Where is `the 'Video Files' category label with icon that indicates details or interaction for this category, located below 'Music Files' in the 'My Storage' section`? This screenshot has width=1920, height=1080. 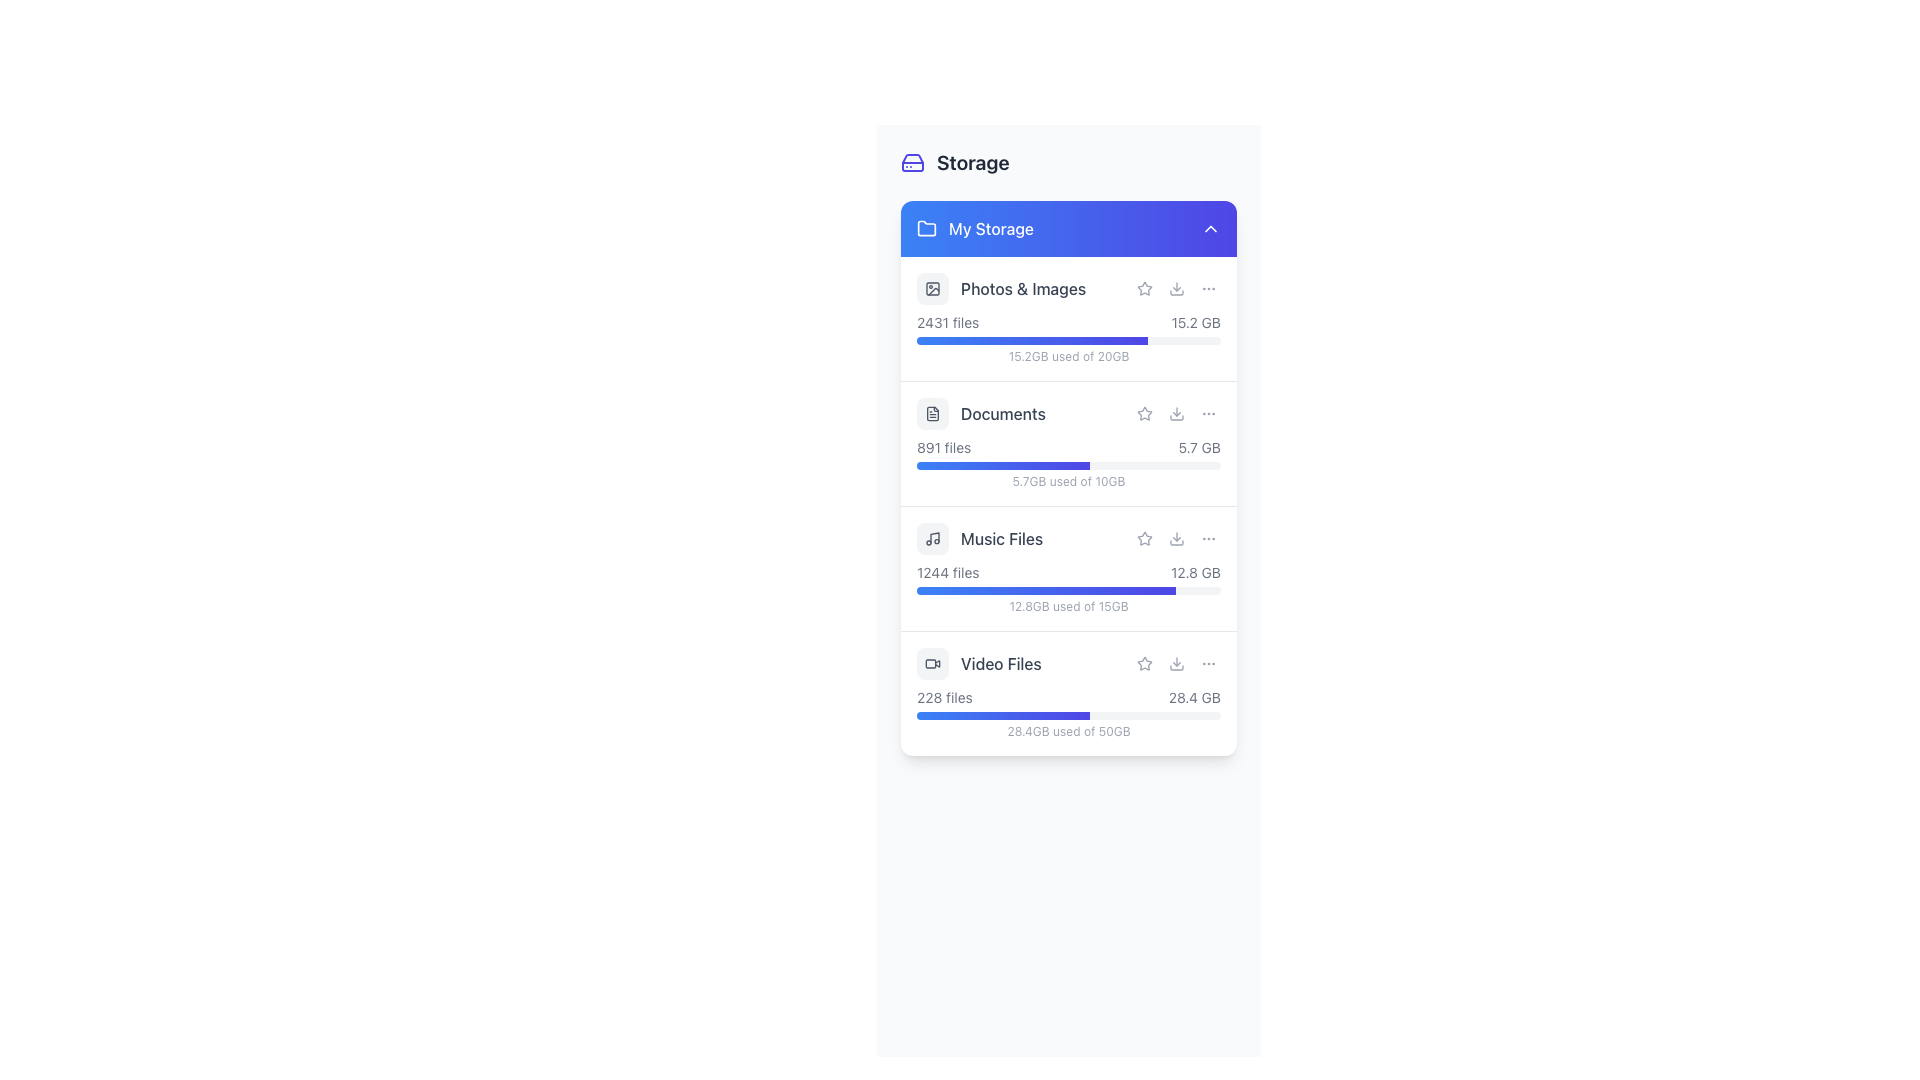 the 'Video Files' category label with icon that indicates details or interaction for this category, located below 'Music Files' in the 'My Storage' section is located at coordinates (979, 663).